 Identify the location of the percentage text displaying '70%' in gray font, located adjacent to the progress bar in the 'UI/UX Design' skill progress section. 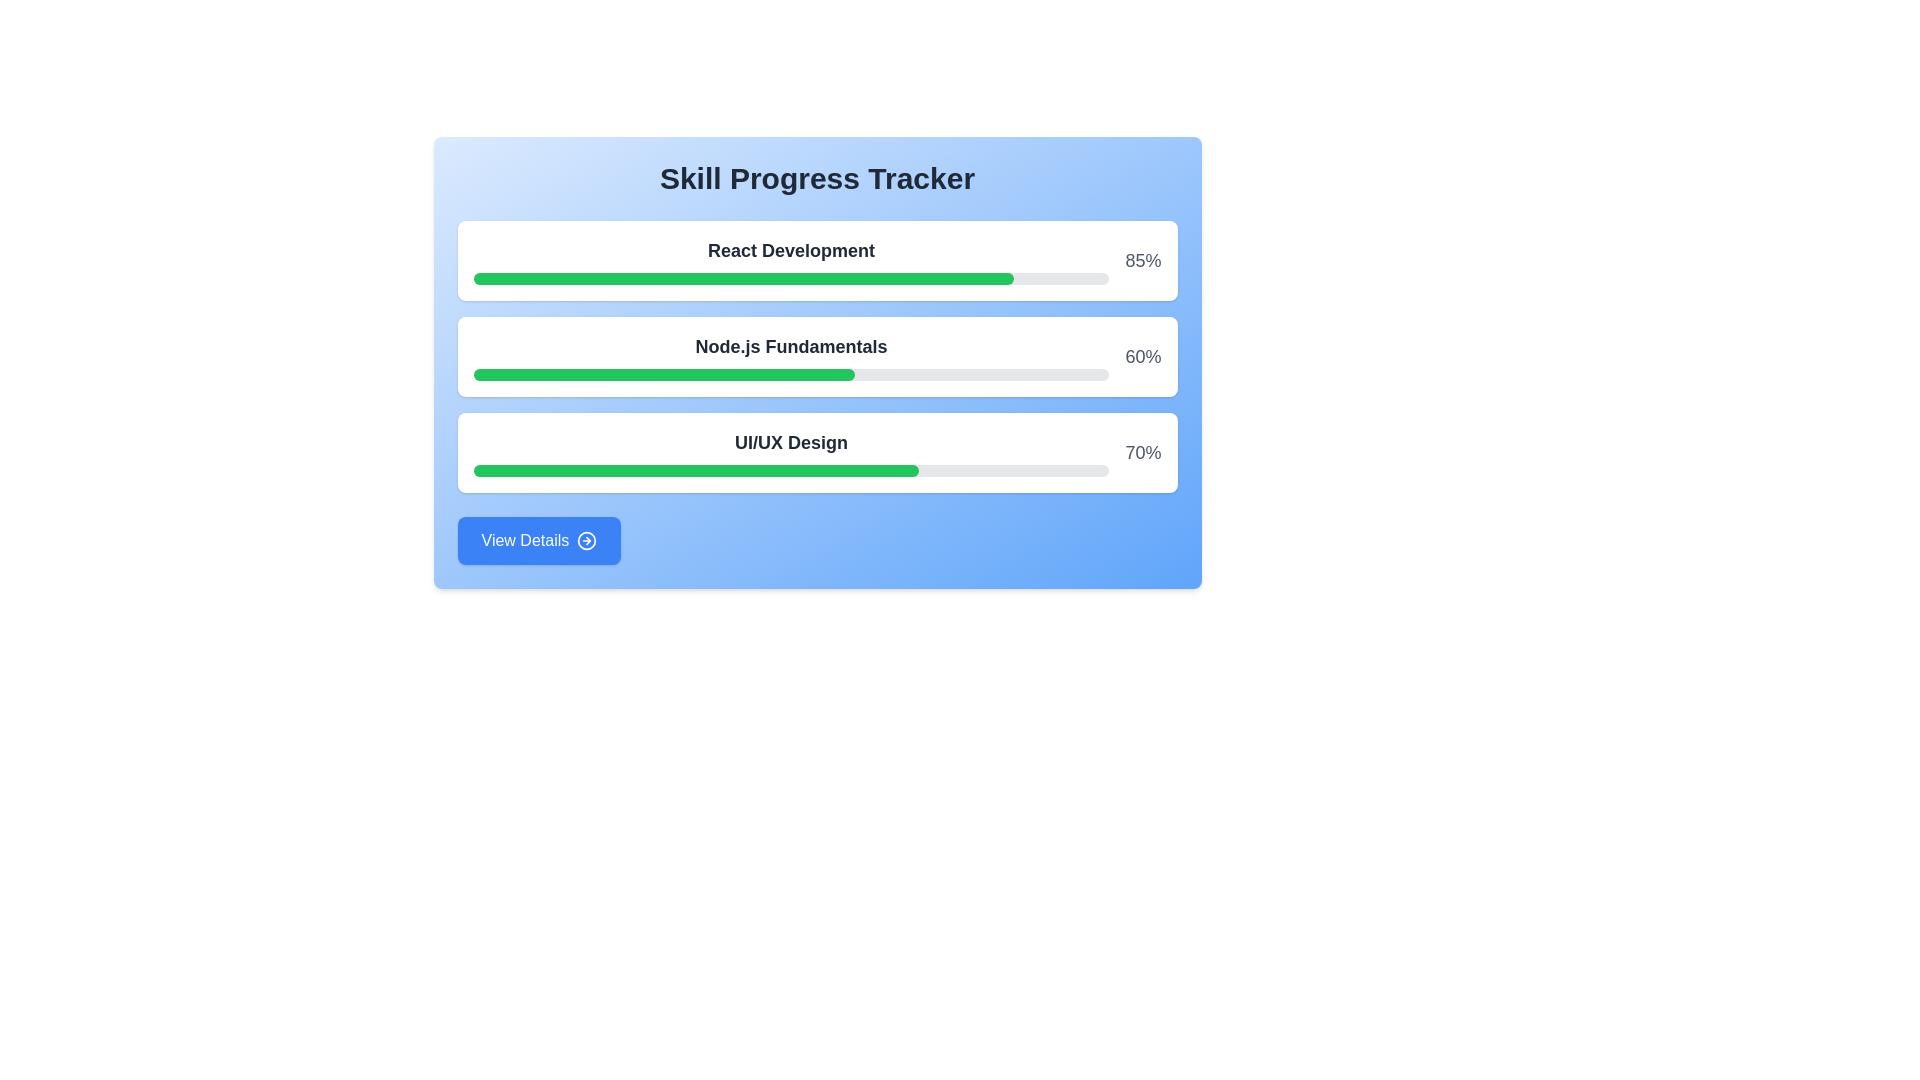
(1143, 452).